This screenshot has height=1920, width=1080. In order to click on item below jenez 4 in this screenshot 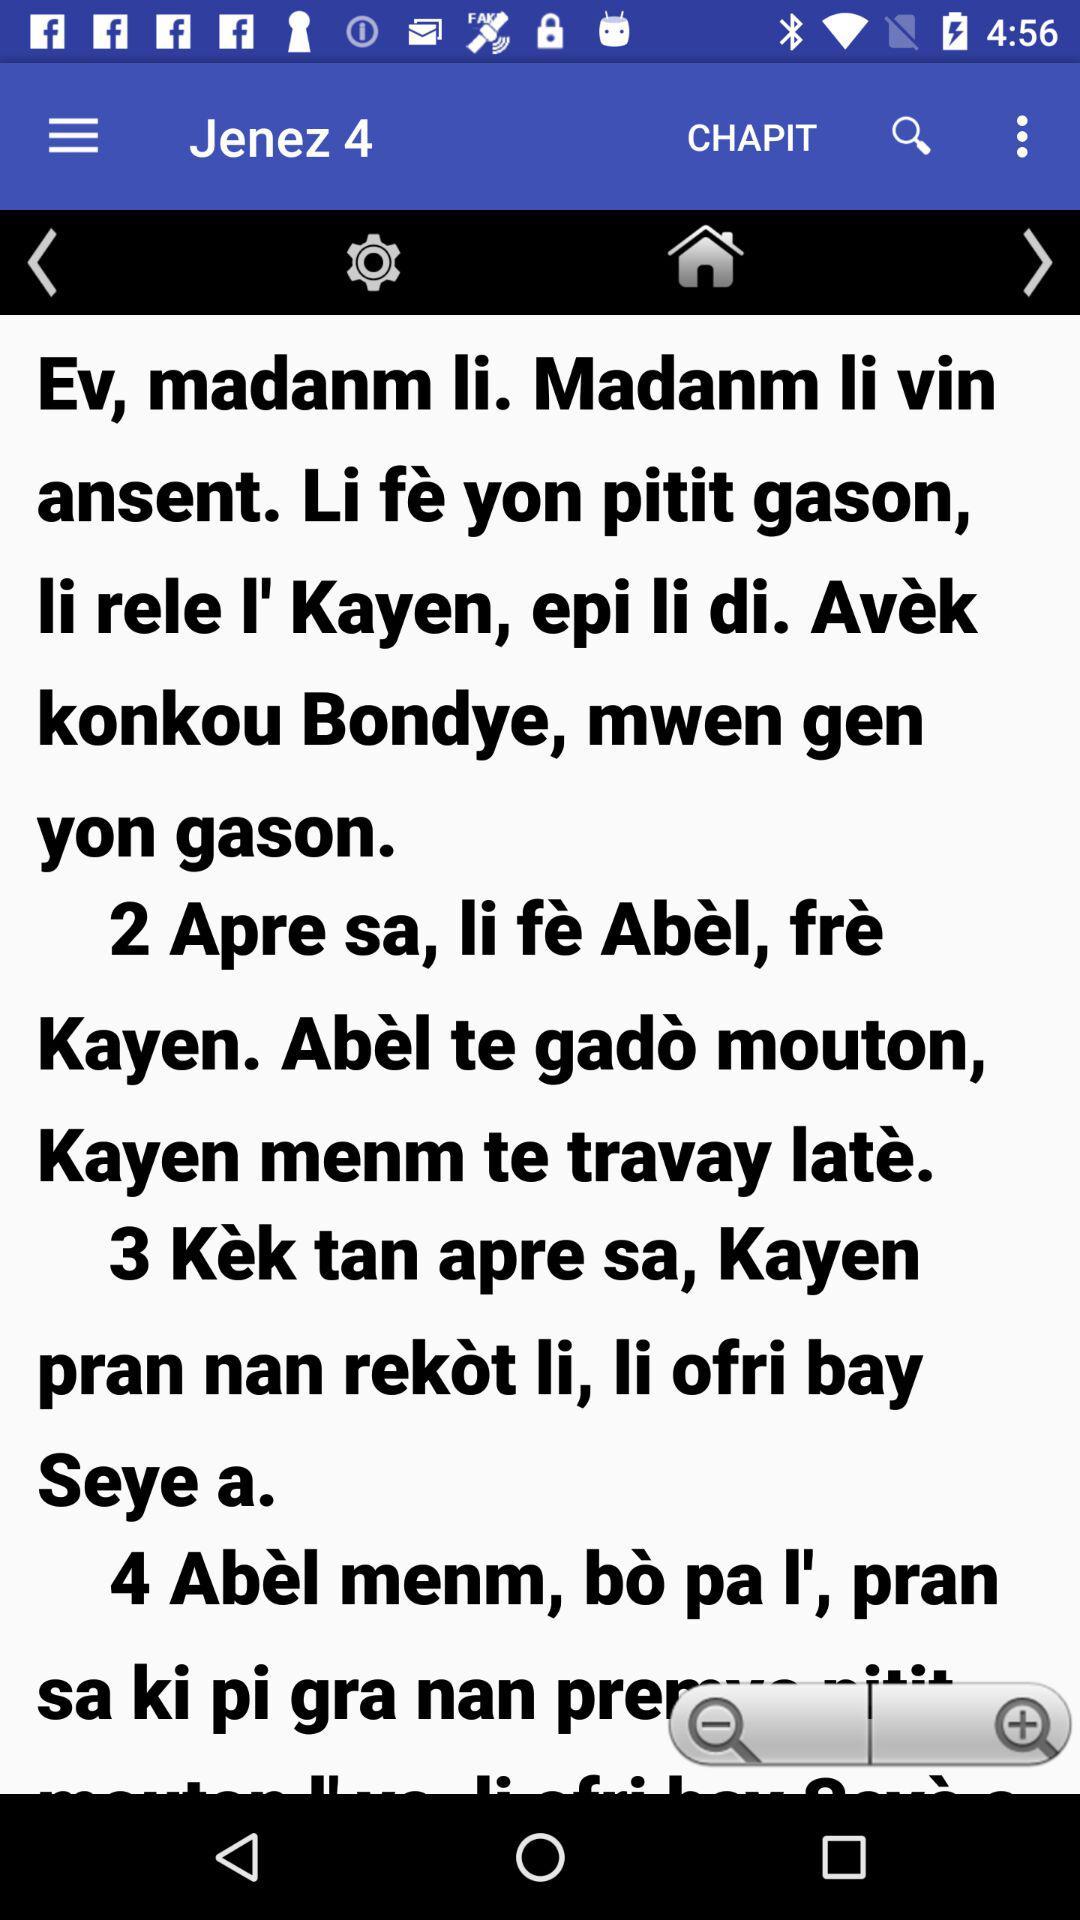, I will do `click(373, 261)`.